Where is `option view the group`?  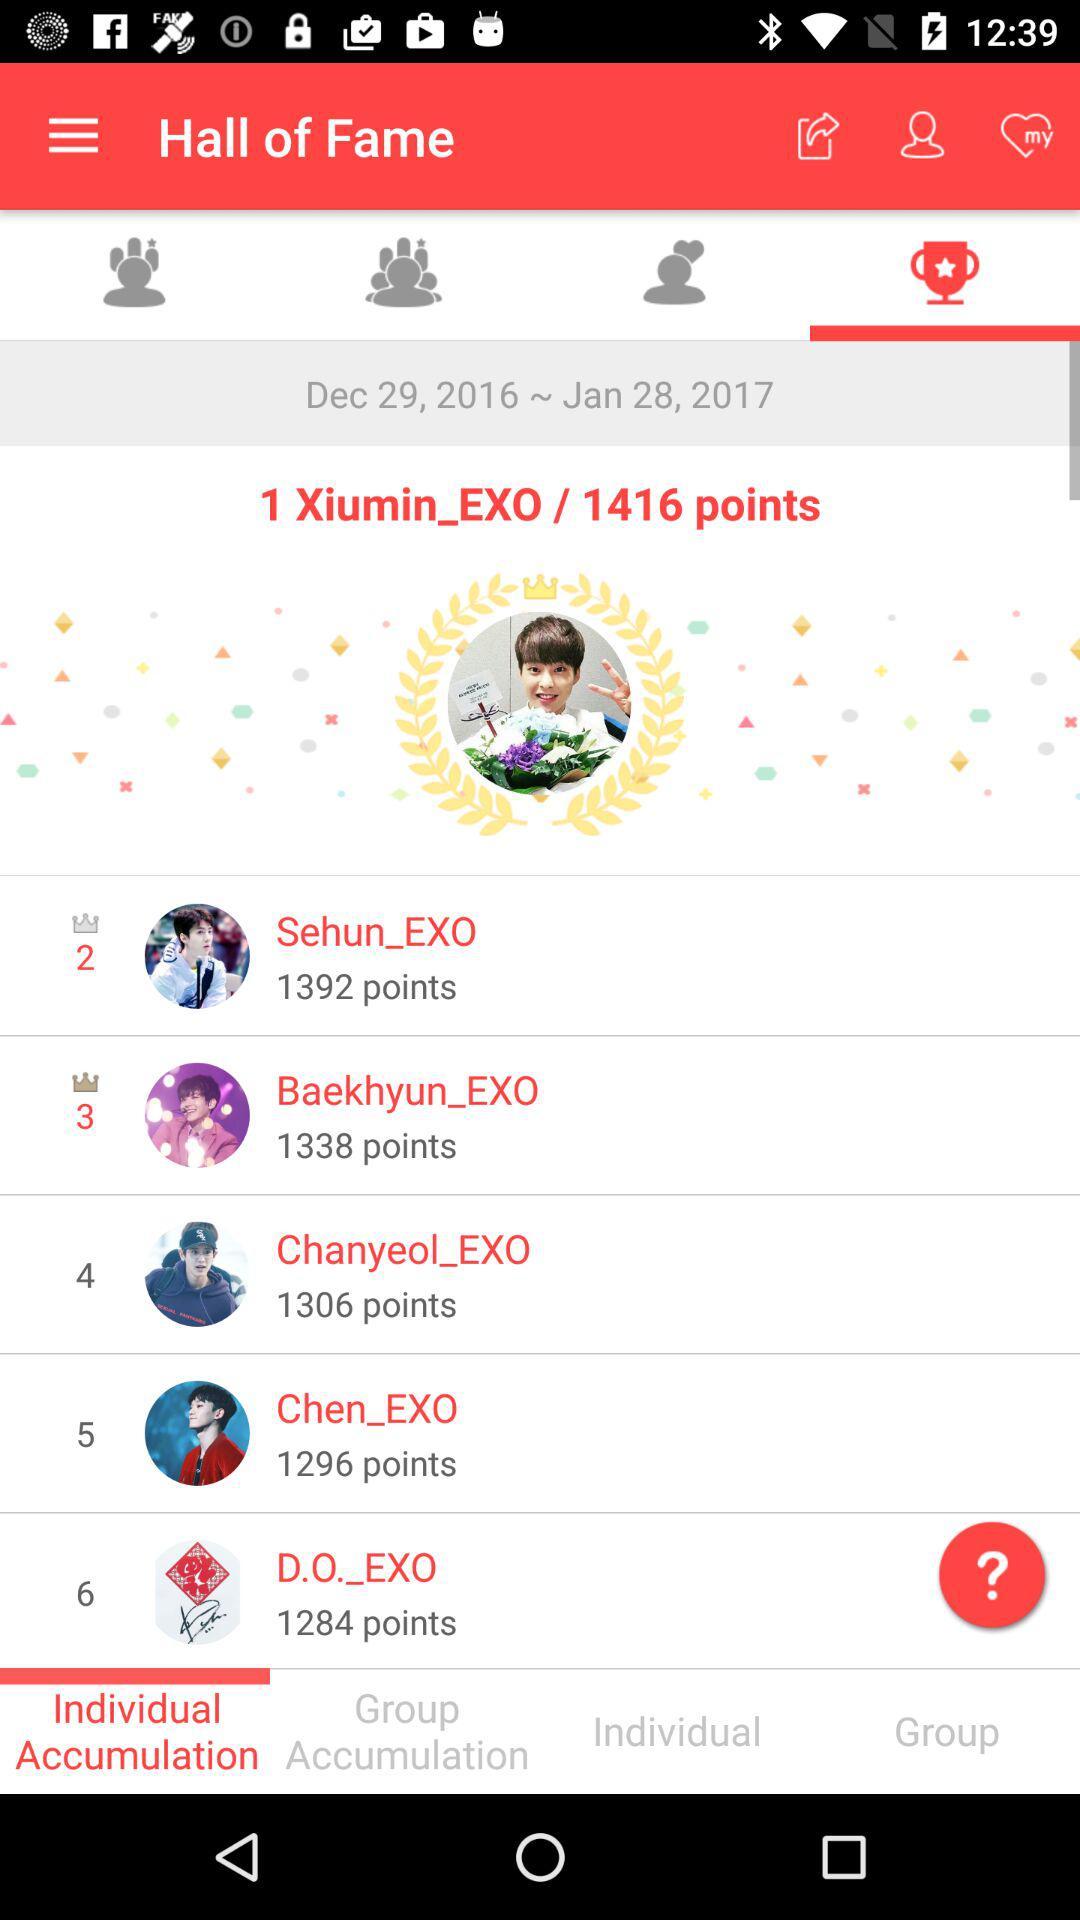
option view the group is located at coordinates (135, 274).